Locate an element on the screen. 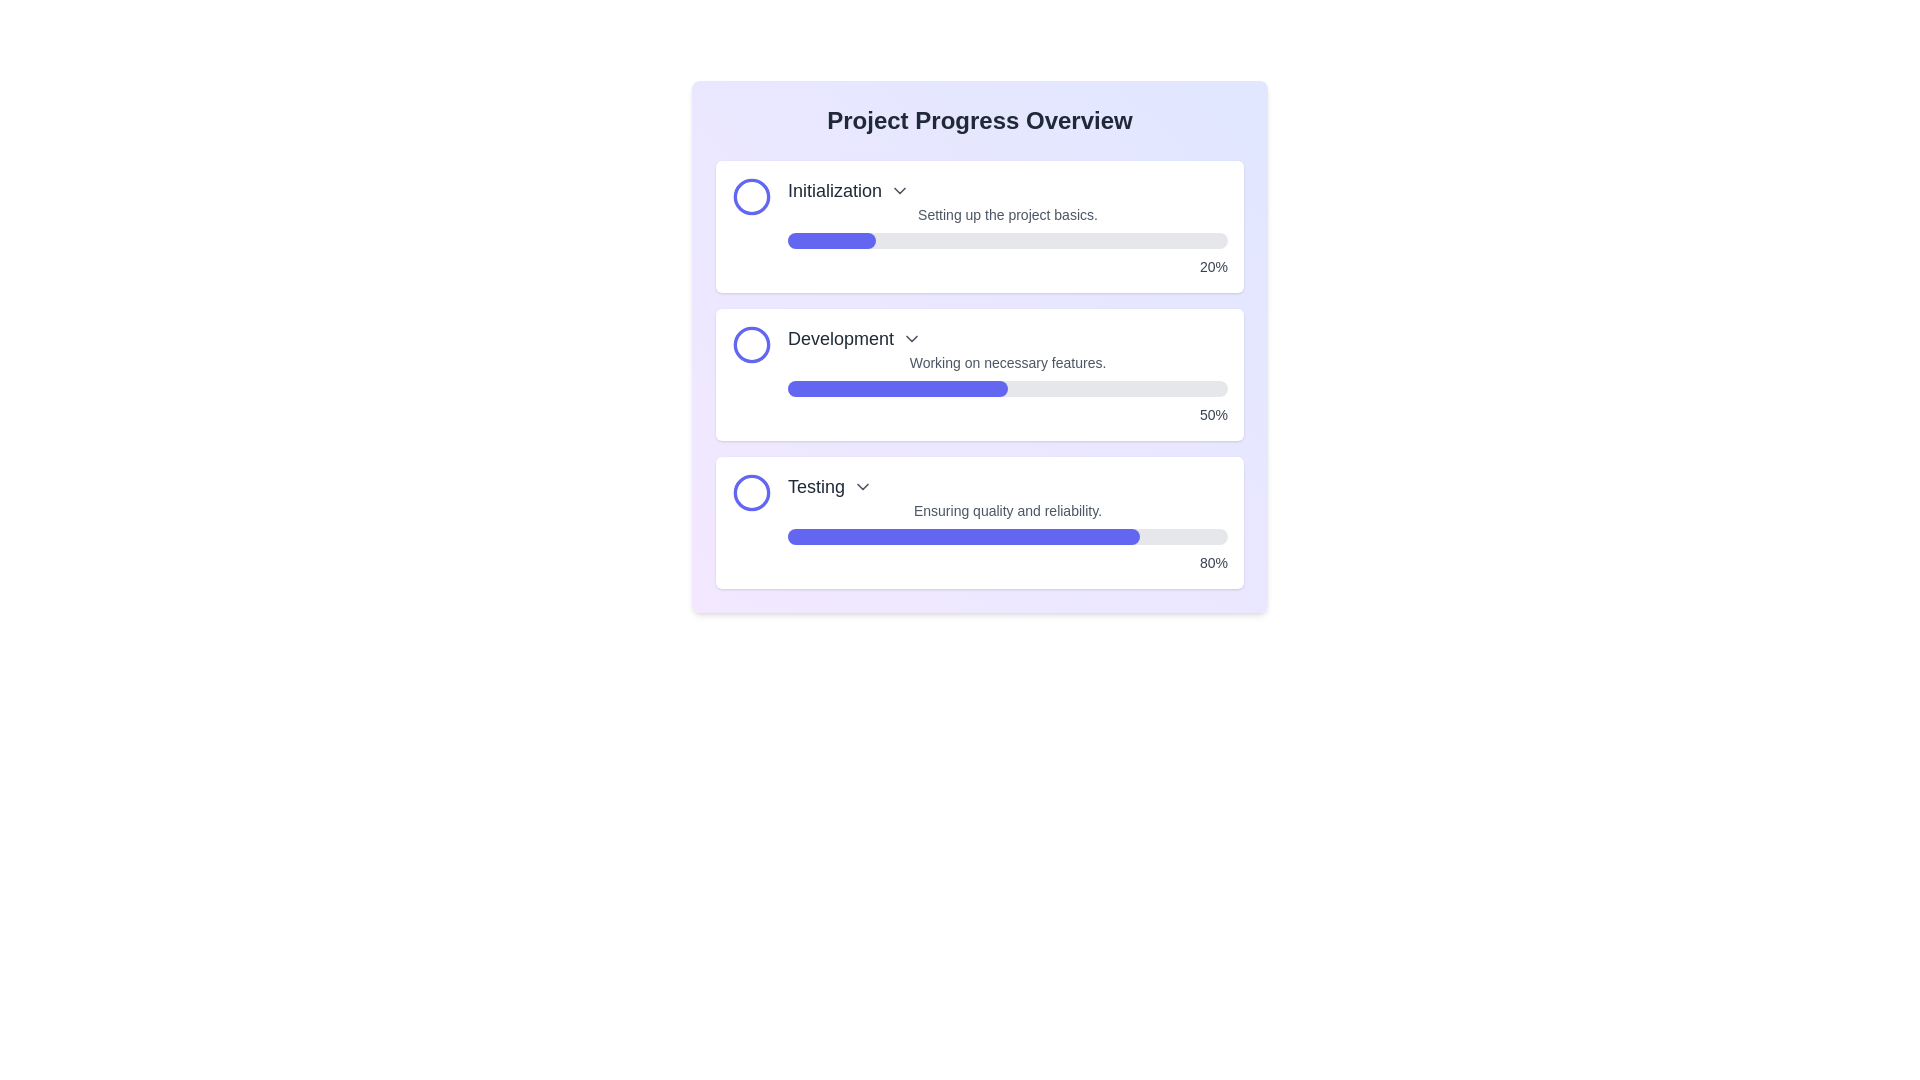 This screenshot has width=1920, height=1080. the 'Initialization' static text label, which is styled in a medium font size with dark gray color, centrally aligned at the top of the first progress overview card is located at coordinates (835, 191).